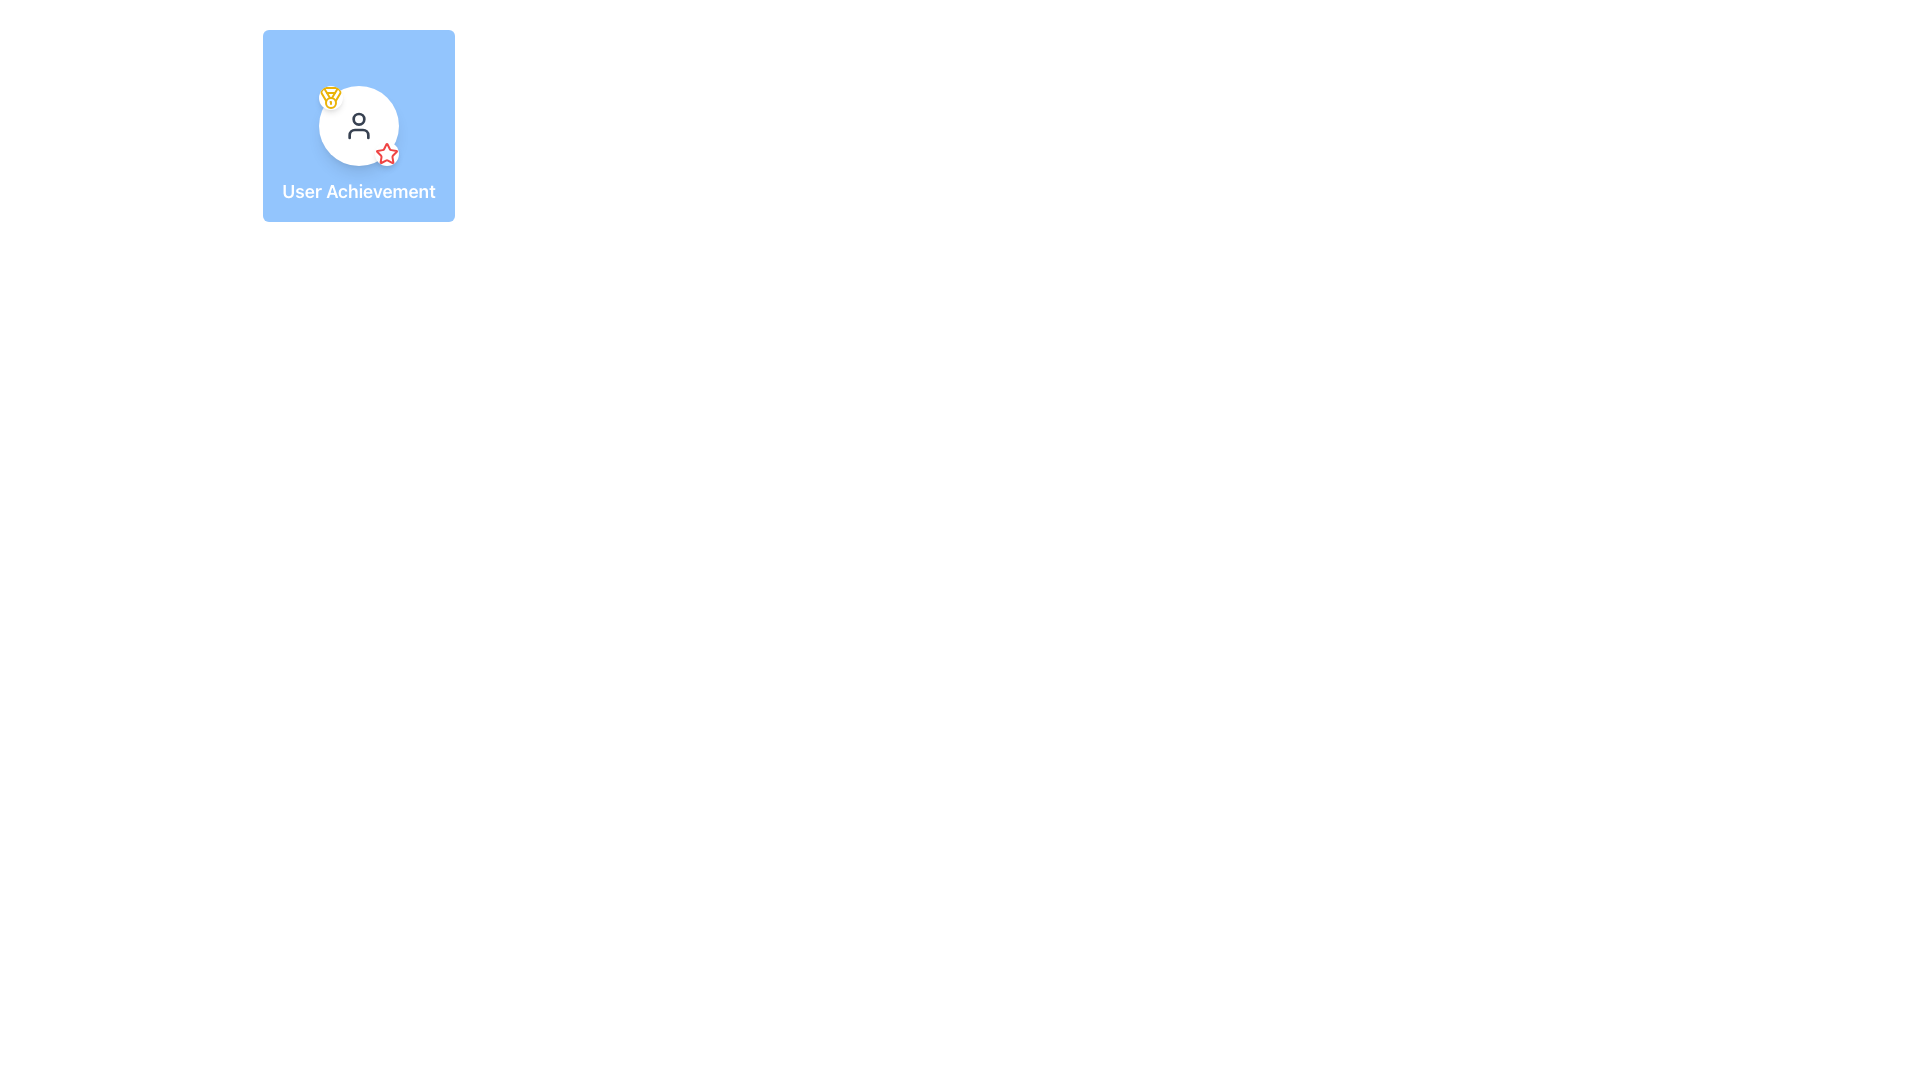  I want to click on the red star icon located at the bottom-right corner of its circular background to interact with it, so click(387, 153).